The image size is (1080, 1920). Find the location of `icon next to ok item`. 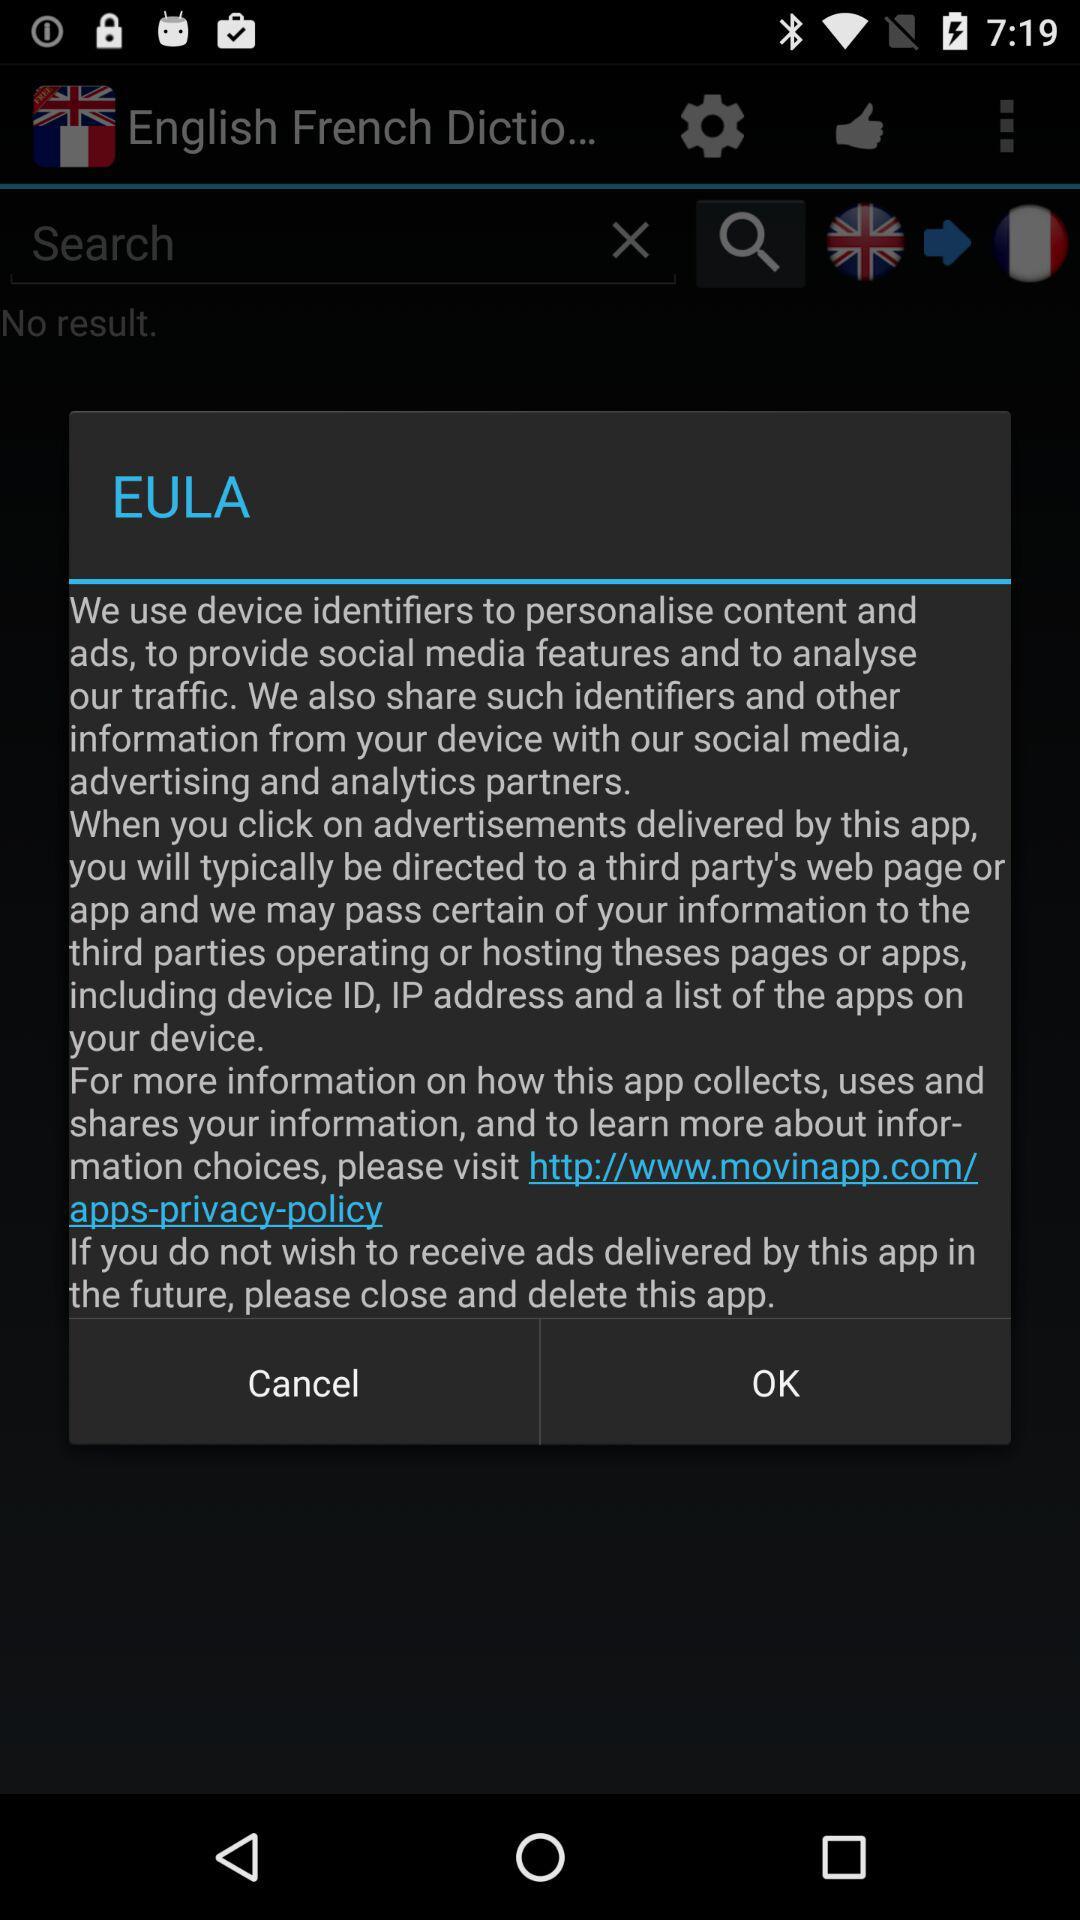

icon next to ok item is located at coordinates (304, 1381).